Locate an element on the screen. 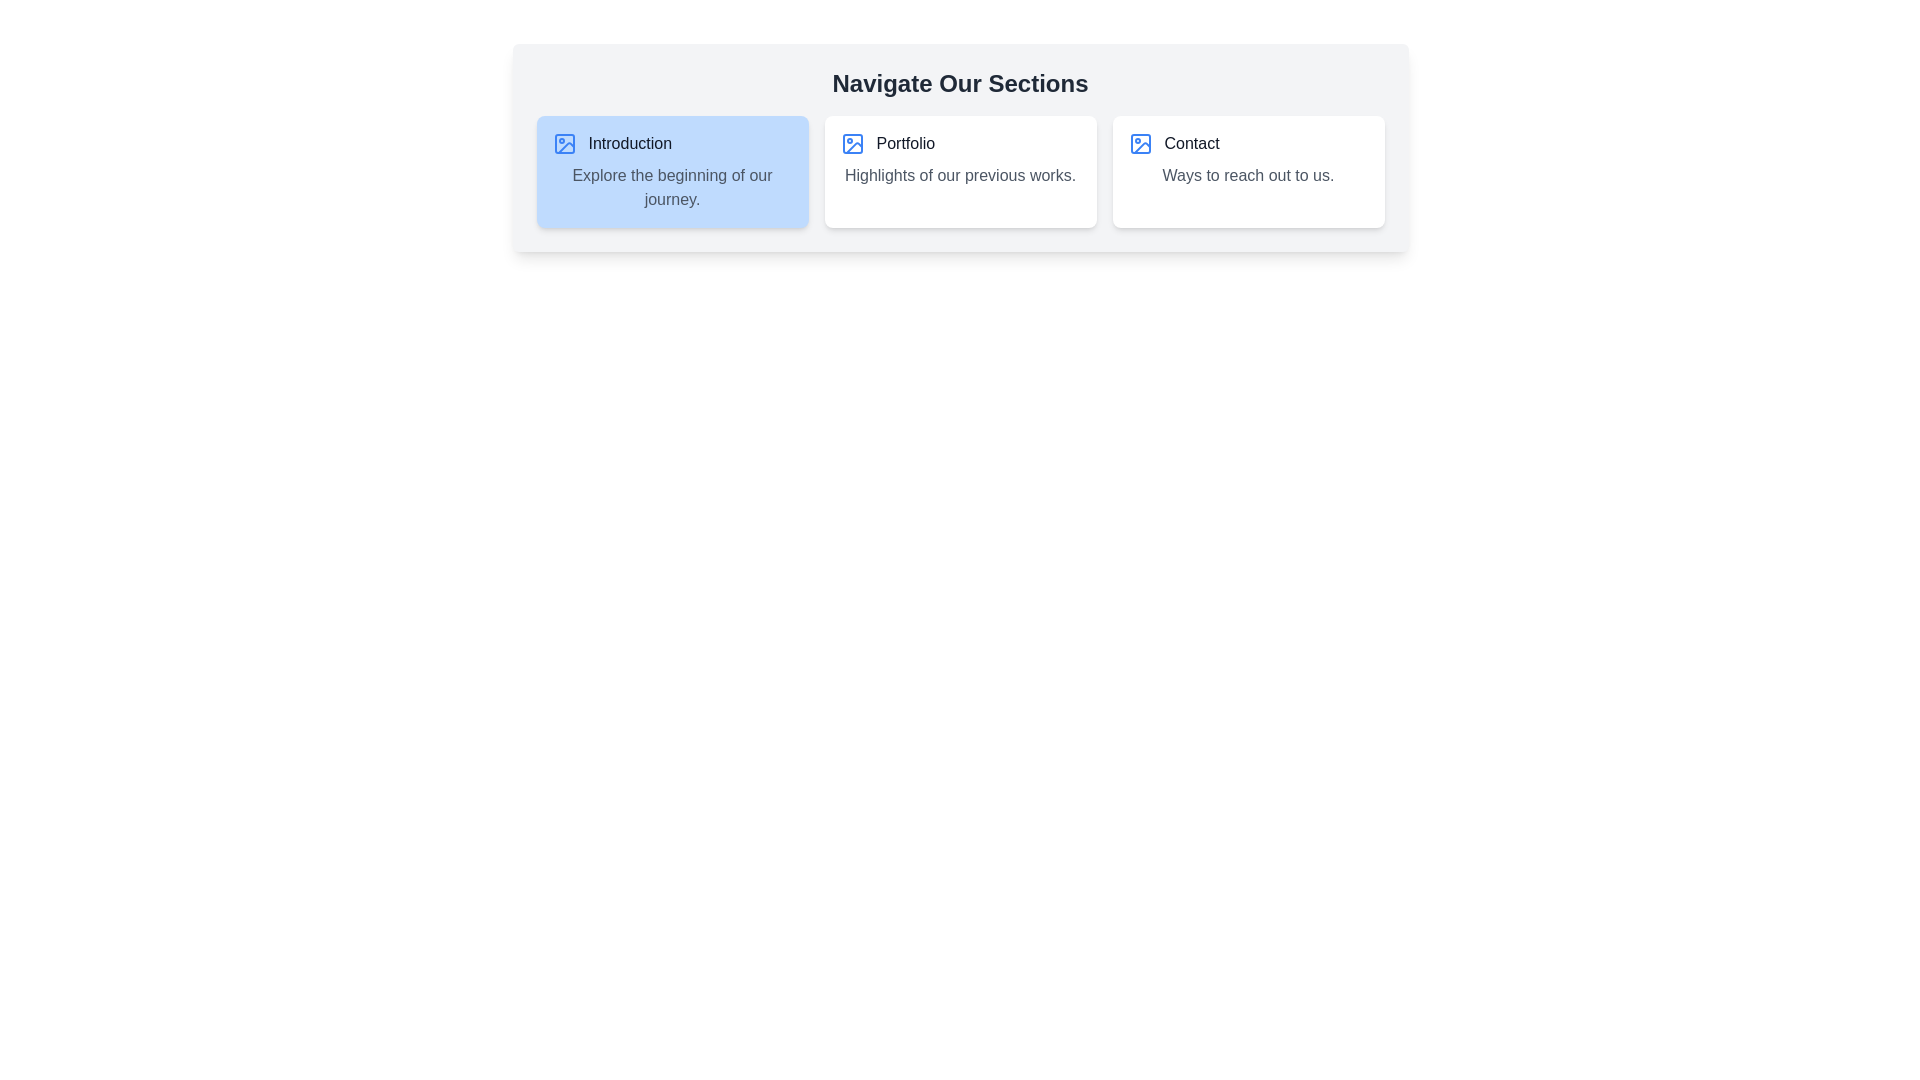 The height and width of the screenshot is (1080, 1920). the navigational link or title for the portfolio section, which is located in the middle tile of a three-tile horizontal layout, below 'Highlights of our previous works.' is located at coordinates (960, 142).